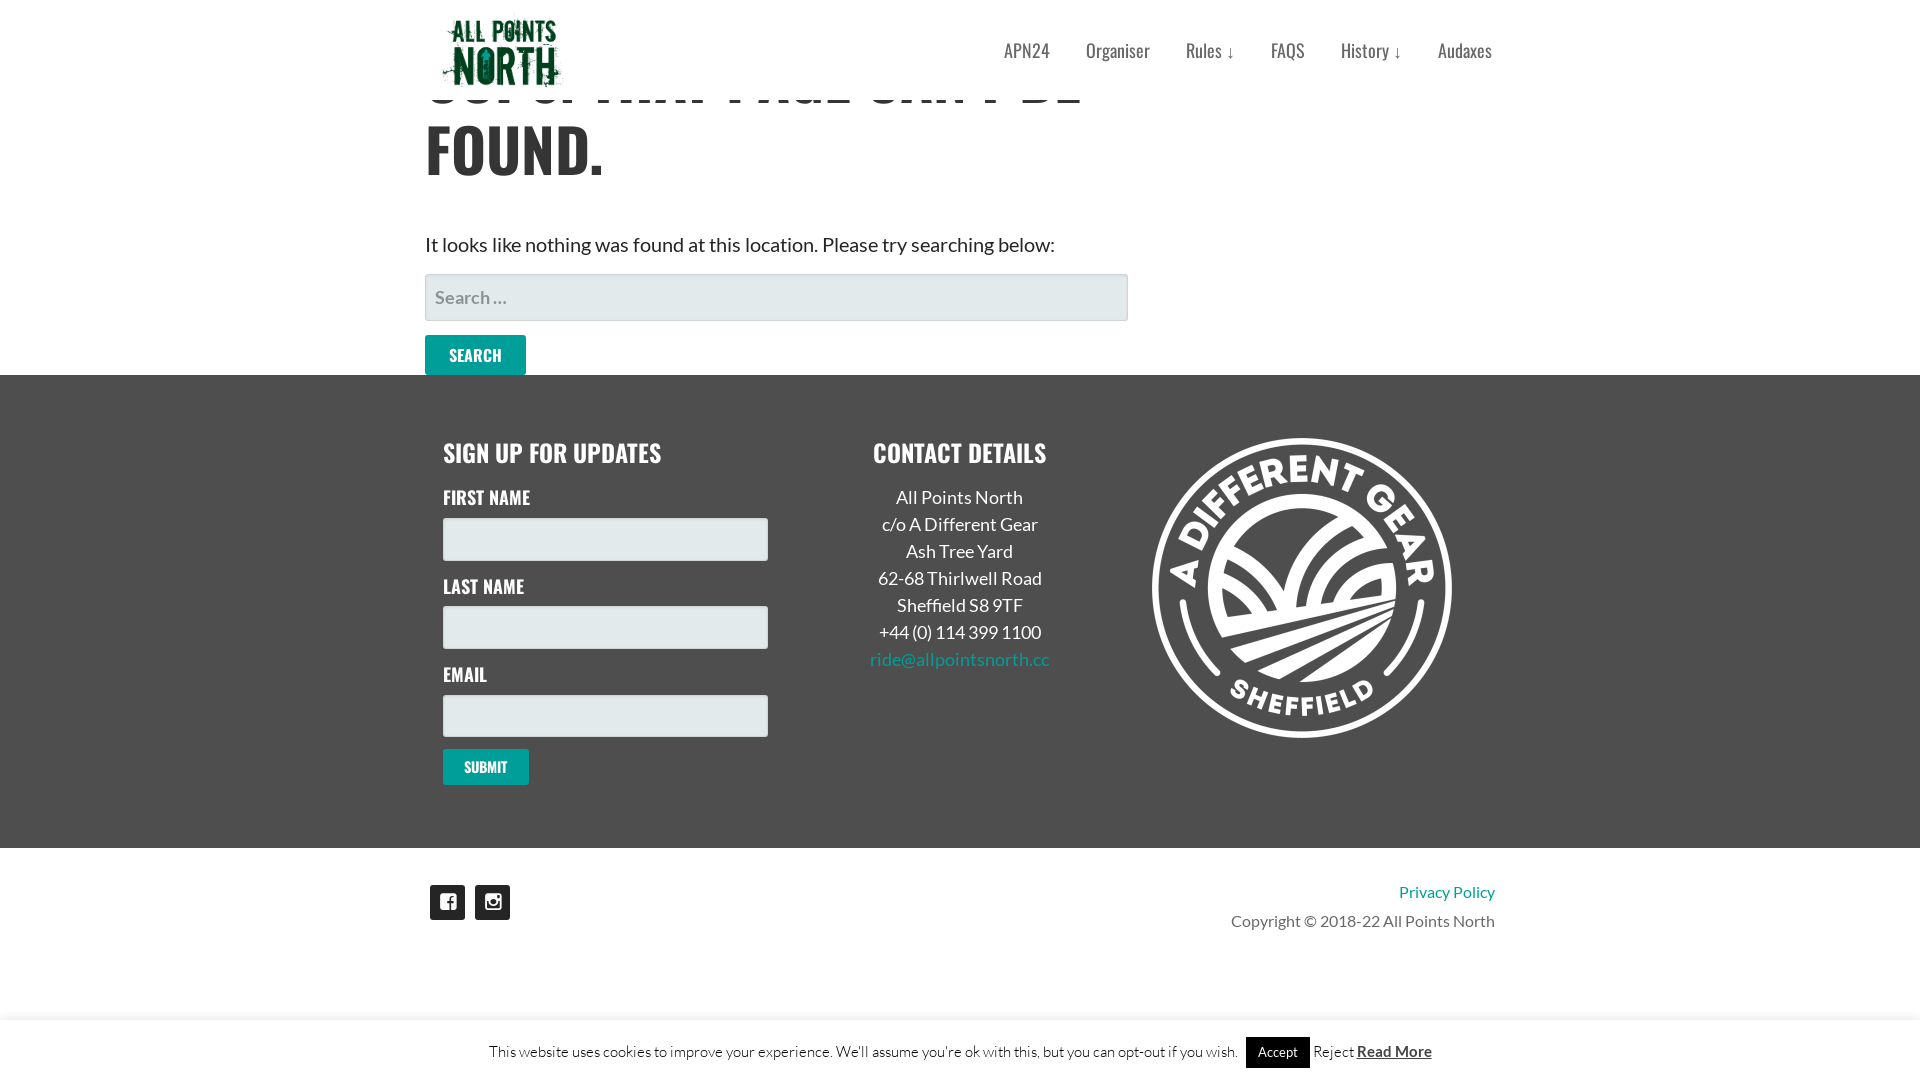 This screenshot has height=1080, width=1920. Describe the element at coordinates (1276, 1051) in the screenshot. I see `'Accept'` at that location.